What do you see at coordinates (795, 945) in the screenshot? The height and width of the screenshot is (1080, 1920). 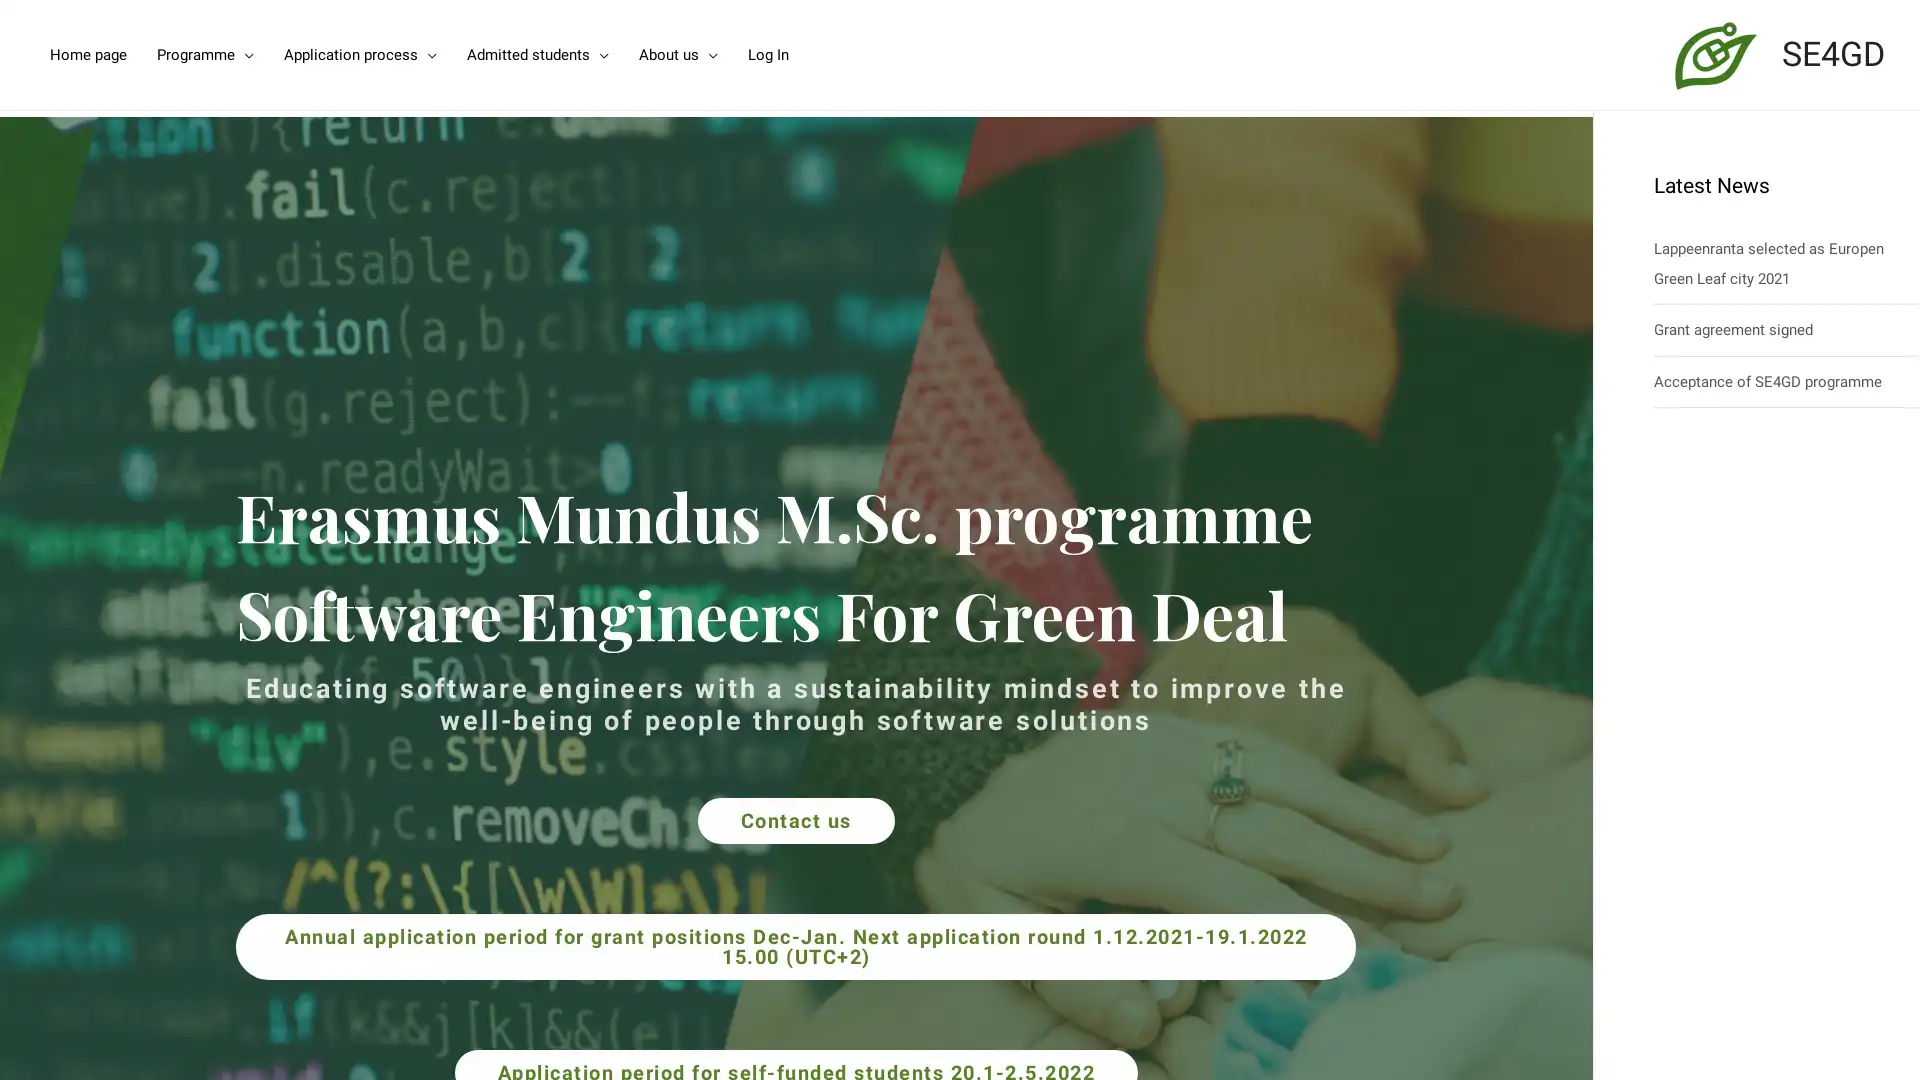 I see `Annual application period for grant positions Dec-Jan. Next application round 1.12.2021-19.1.2022 15.00 (UTC+2)` at bounding box center [795, 945].